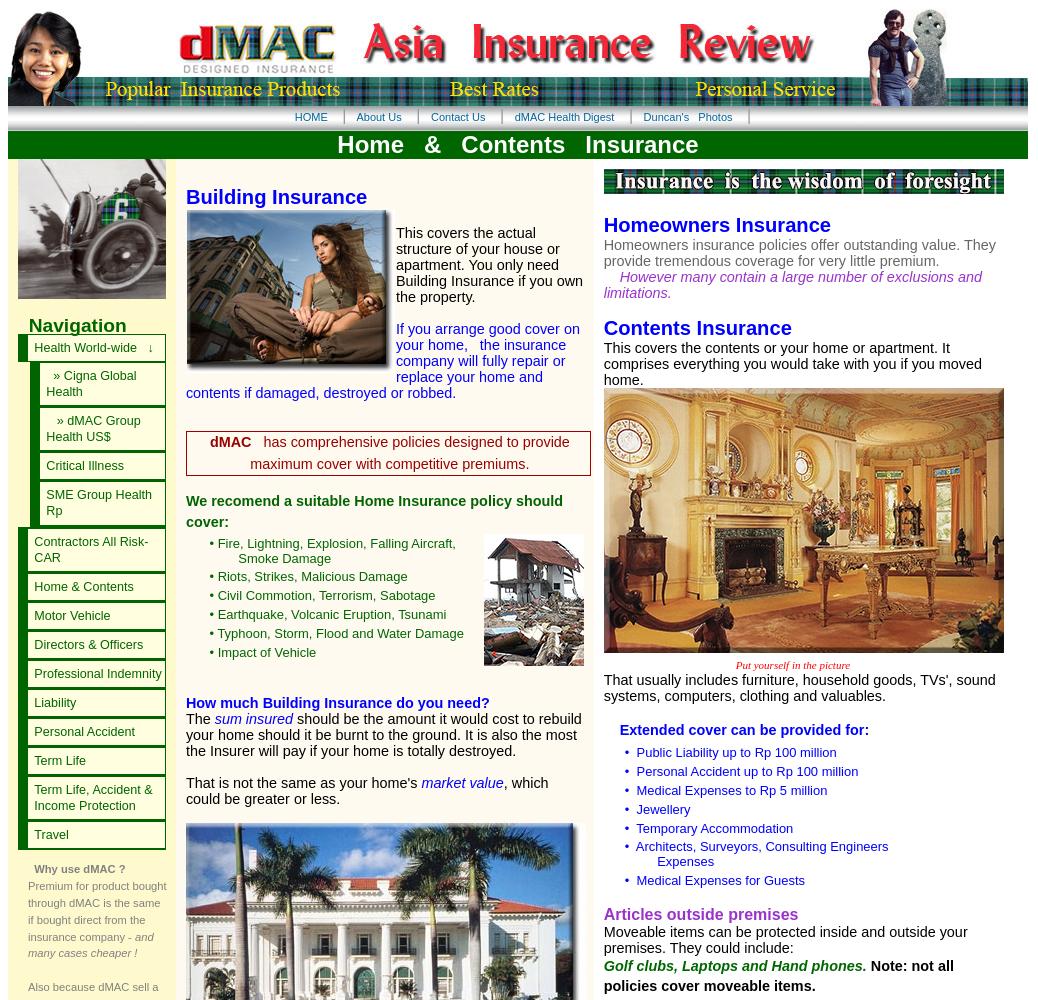  What do you see at coordinates (870, 965) in the screenshot?
I see `'Note:'` at bounding box center [870, 965].